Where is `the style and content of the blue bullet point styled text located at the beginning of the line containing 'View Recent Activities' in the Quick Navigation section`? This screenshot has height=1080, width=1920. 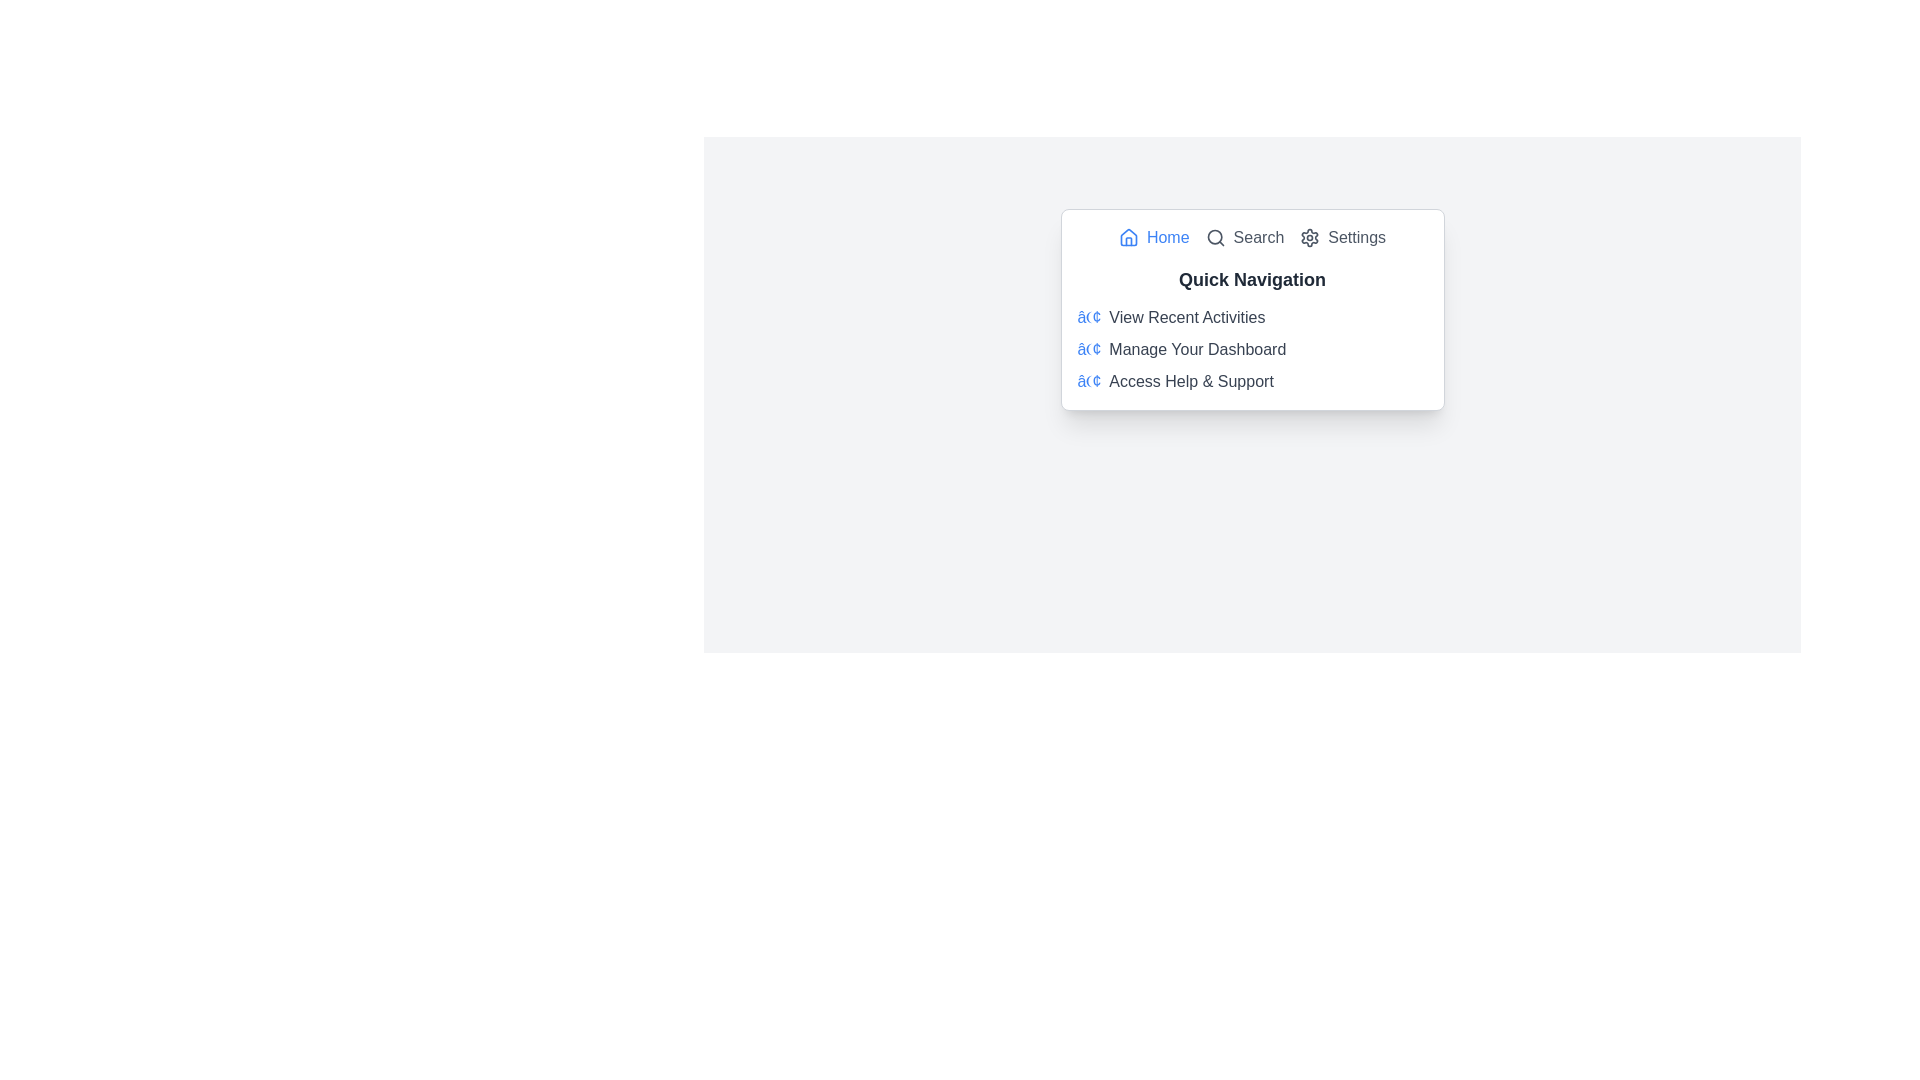 the style and content of the blue bullet point styled text located at the beginning of the line containing 'View Recent Activities' in the Quick Navigation section is located at coordinates (1088, 316).